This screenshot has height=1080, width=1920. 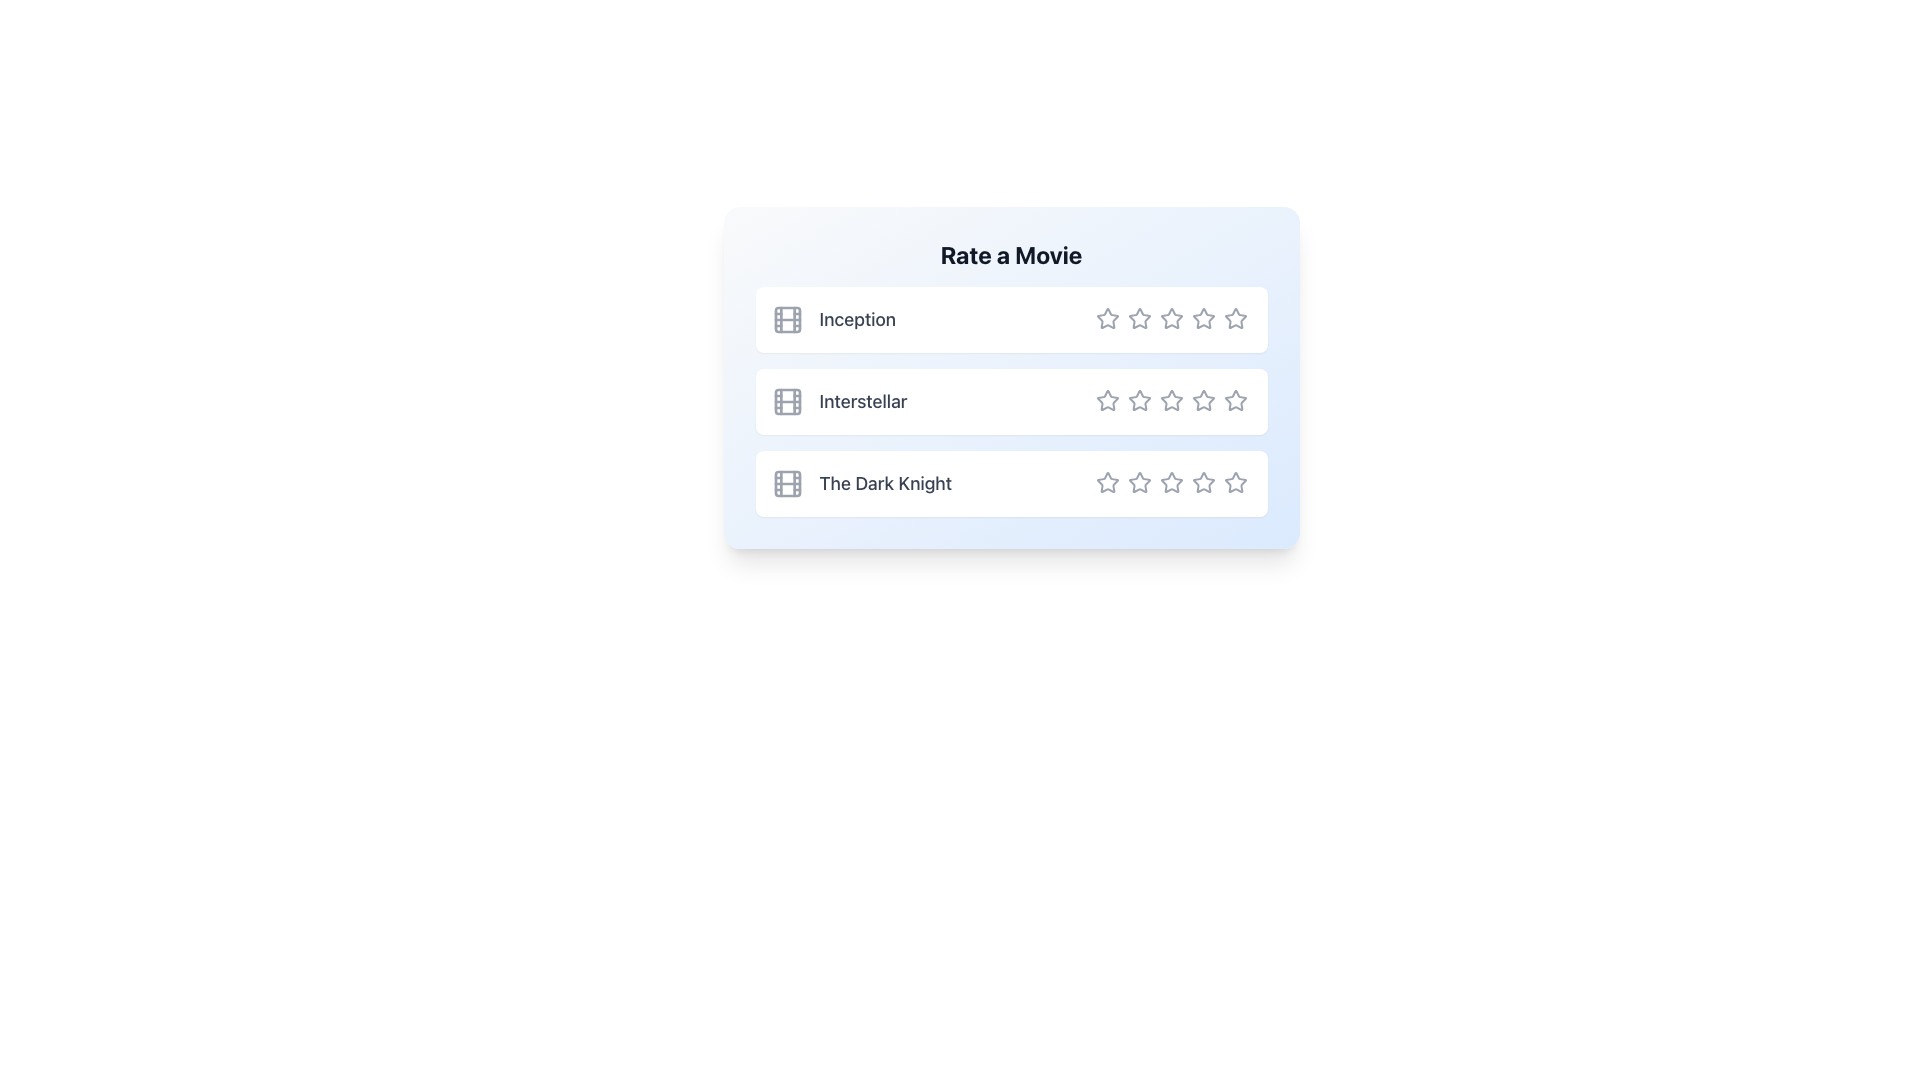 I want to click on the third gray-colored hollow star icon in the star rating system for the 'Inception' movie entry, so click(x=1171, y=318).